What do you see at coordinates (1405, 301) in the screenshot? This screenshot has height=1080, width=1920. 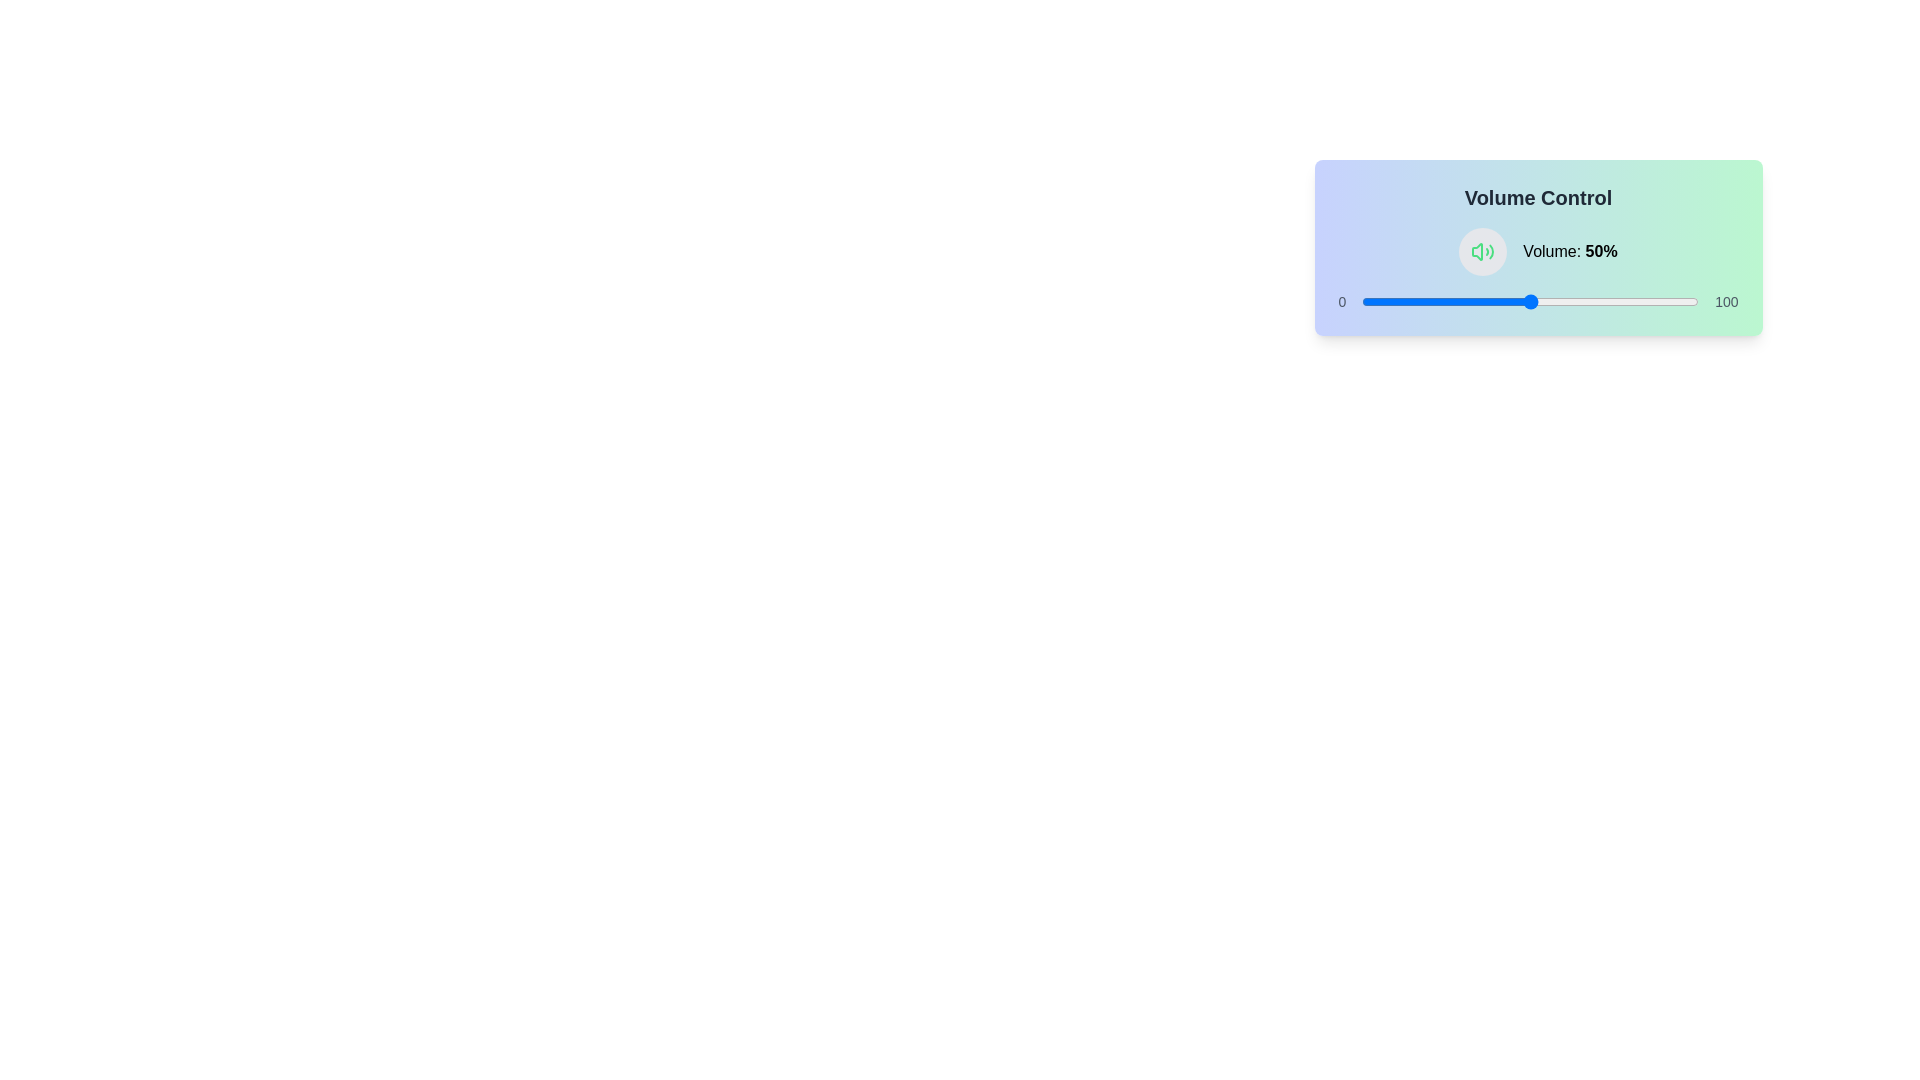 I see `the volume slider to set the volume to 13%` at bounding box center [1405, 301].